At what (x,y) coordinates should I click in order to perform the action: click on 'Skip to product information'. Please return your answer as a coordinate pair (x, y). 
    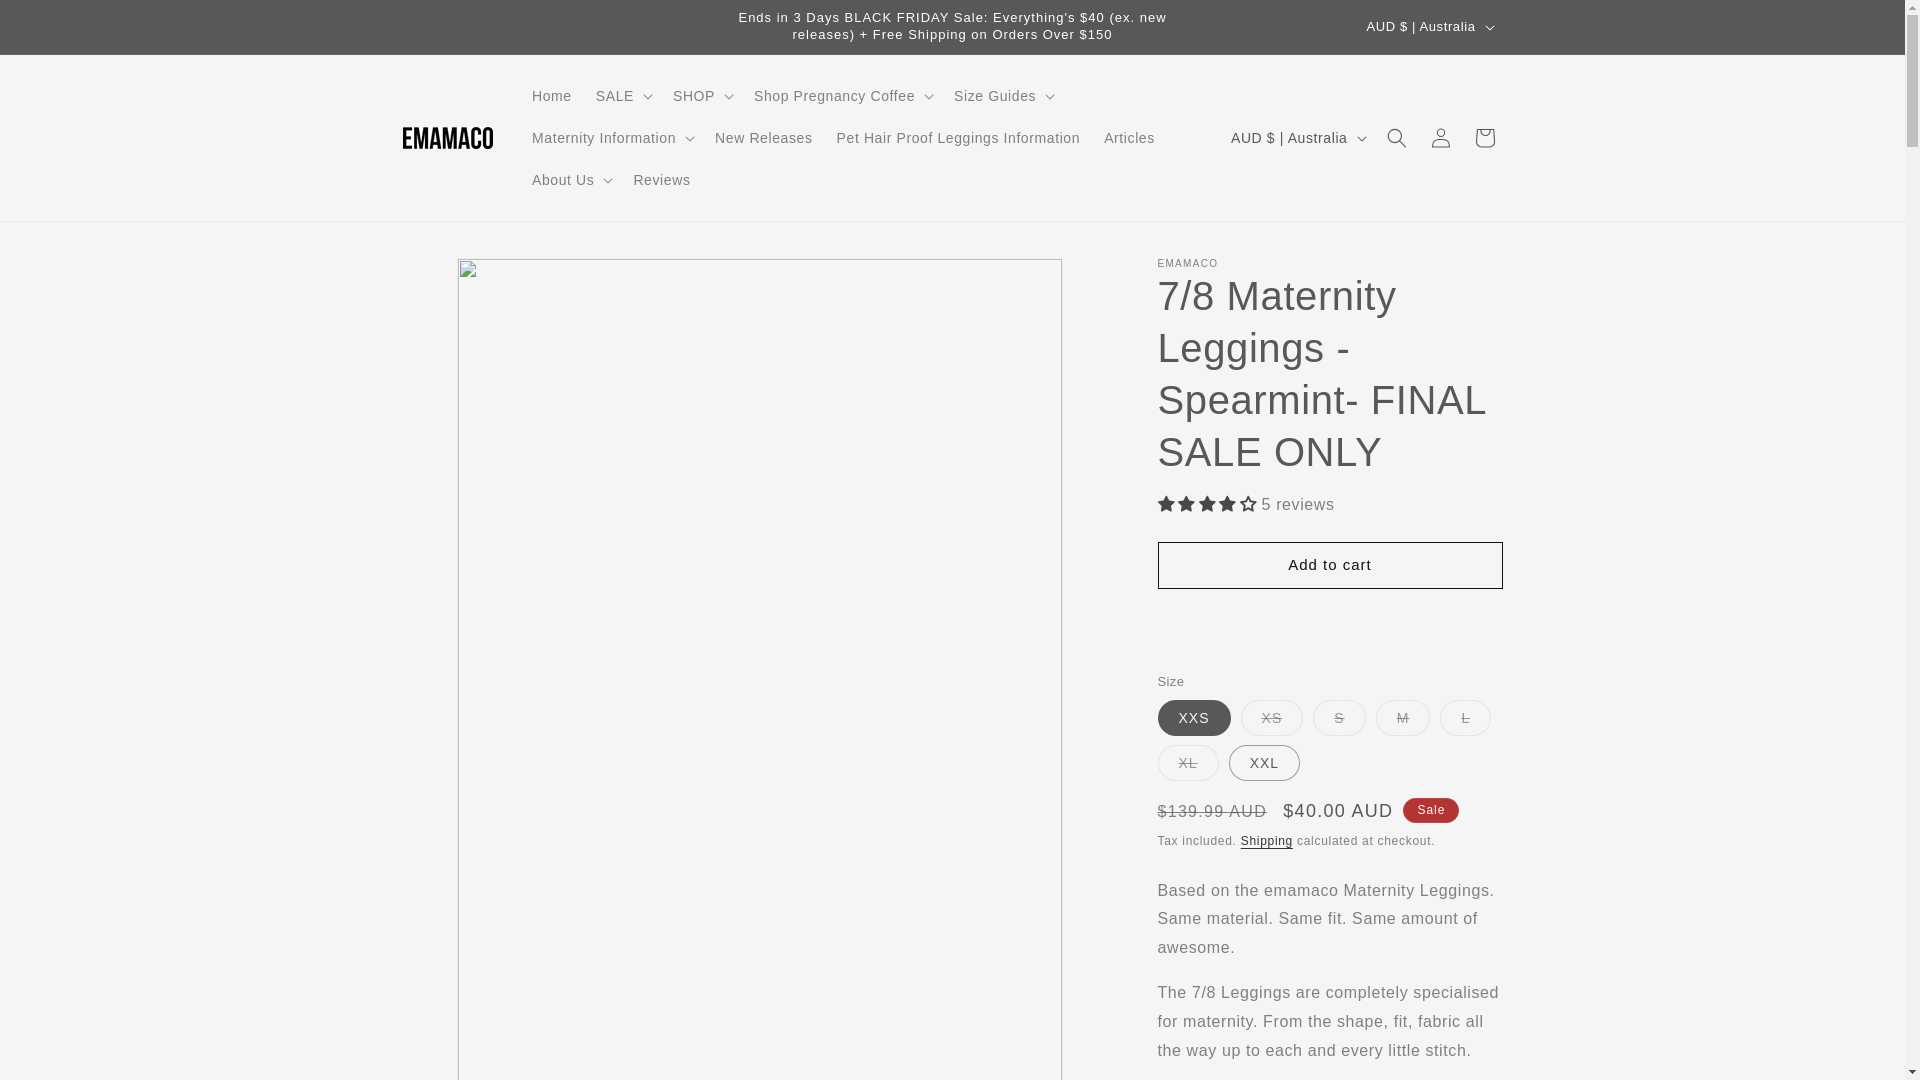
    Looking at the image, I should click on (401, 280).